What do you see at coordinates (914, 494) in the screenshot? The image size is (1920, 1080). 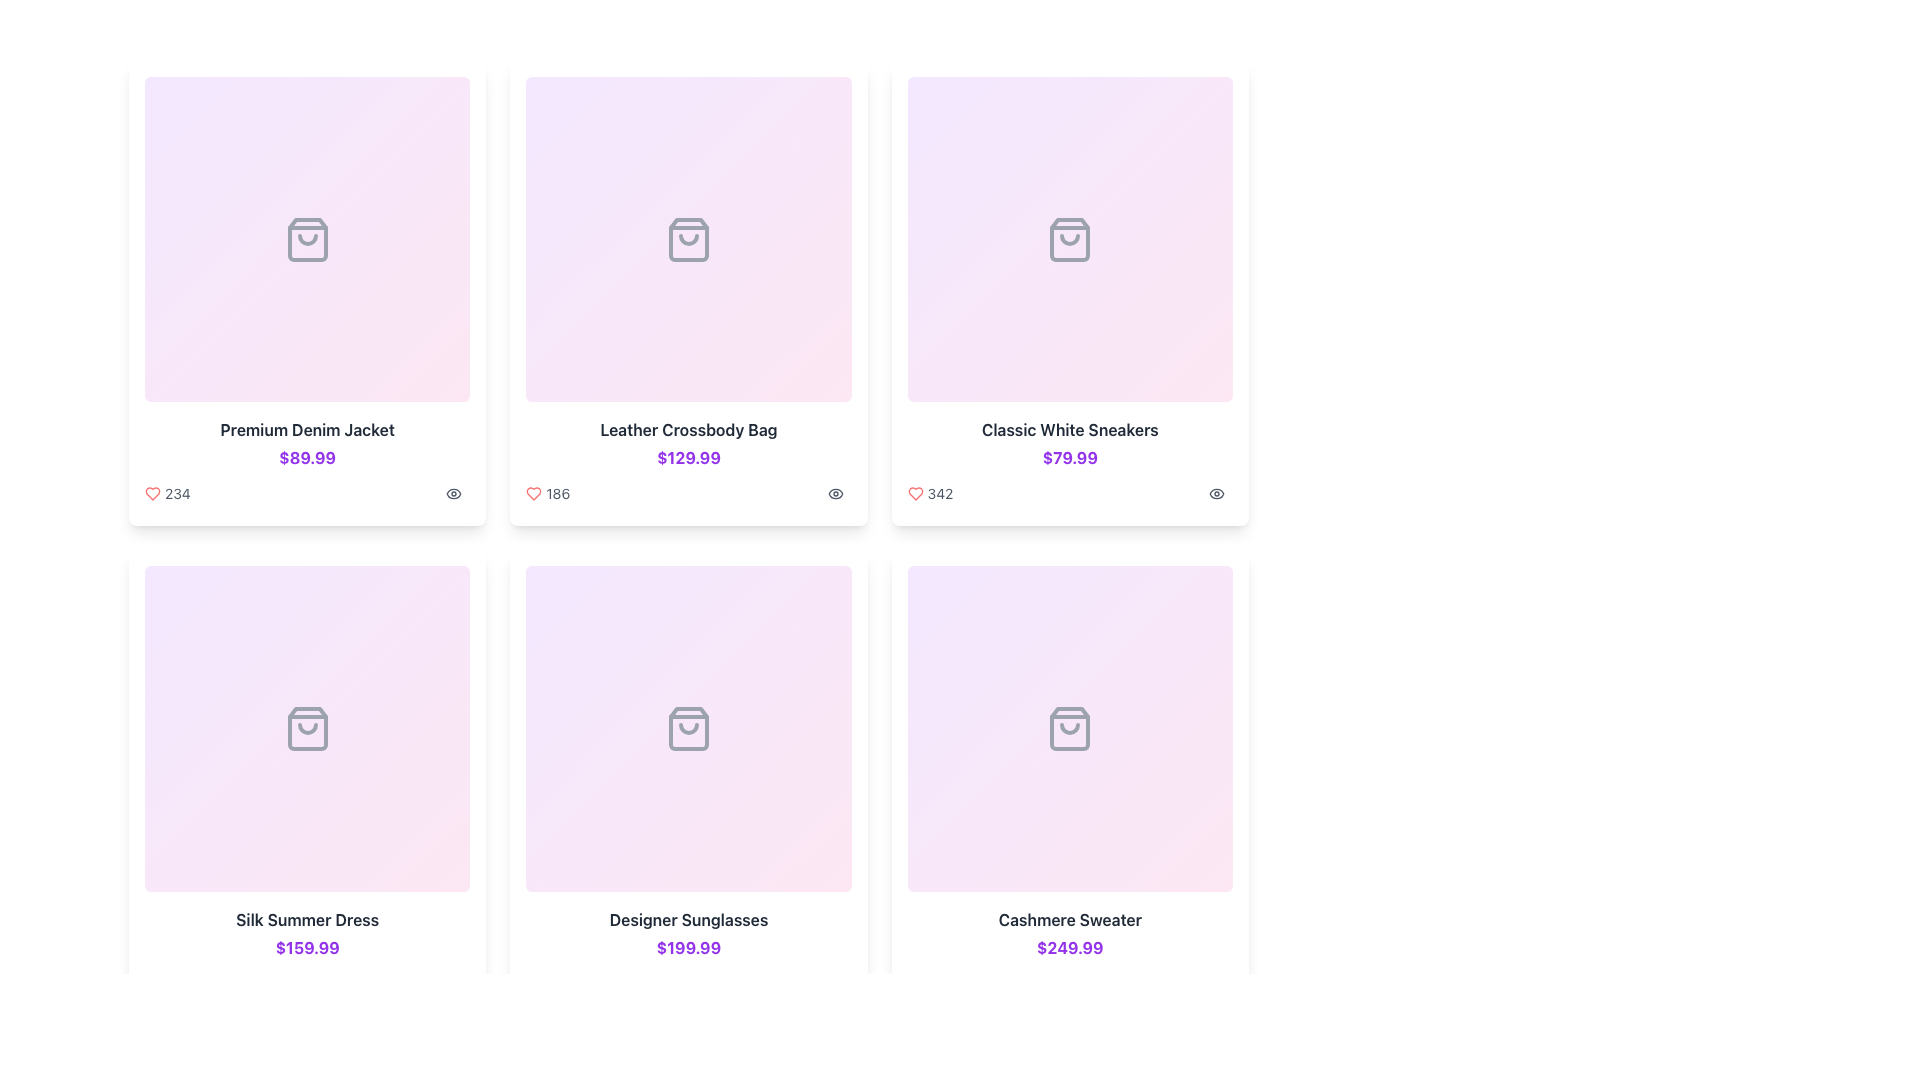 I see `the heart-shaped icon located at the bottom left corner of the product card for 'Classic White Sneakers'` at bounding box center [914, 494].